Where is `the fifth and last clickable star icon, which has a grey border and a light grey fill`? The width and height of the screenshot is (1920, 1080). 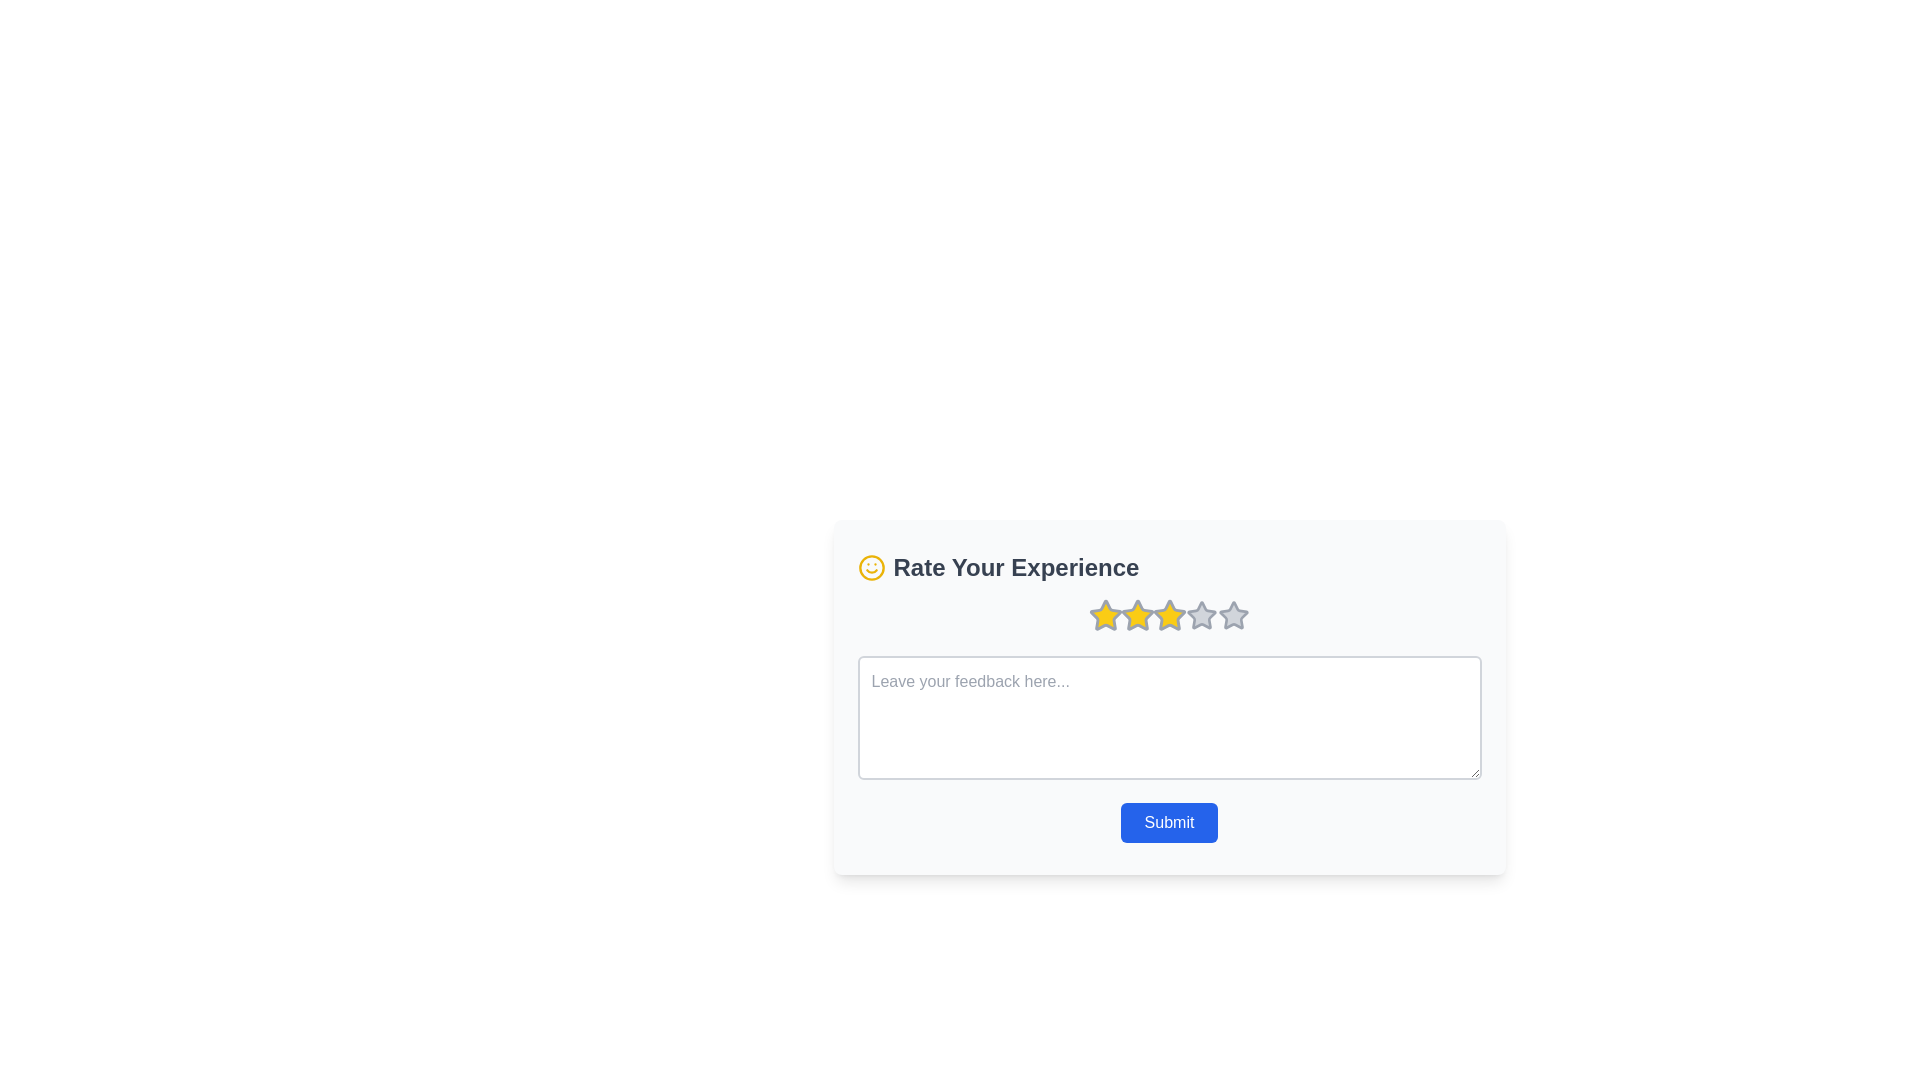
the fifth and last clickable star icon, which has a grey border and a light grey fill is located at coordinates (1232, 615).